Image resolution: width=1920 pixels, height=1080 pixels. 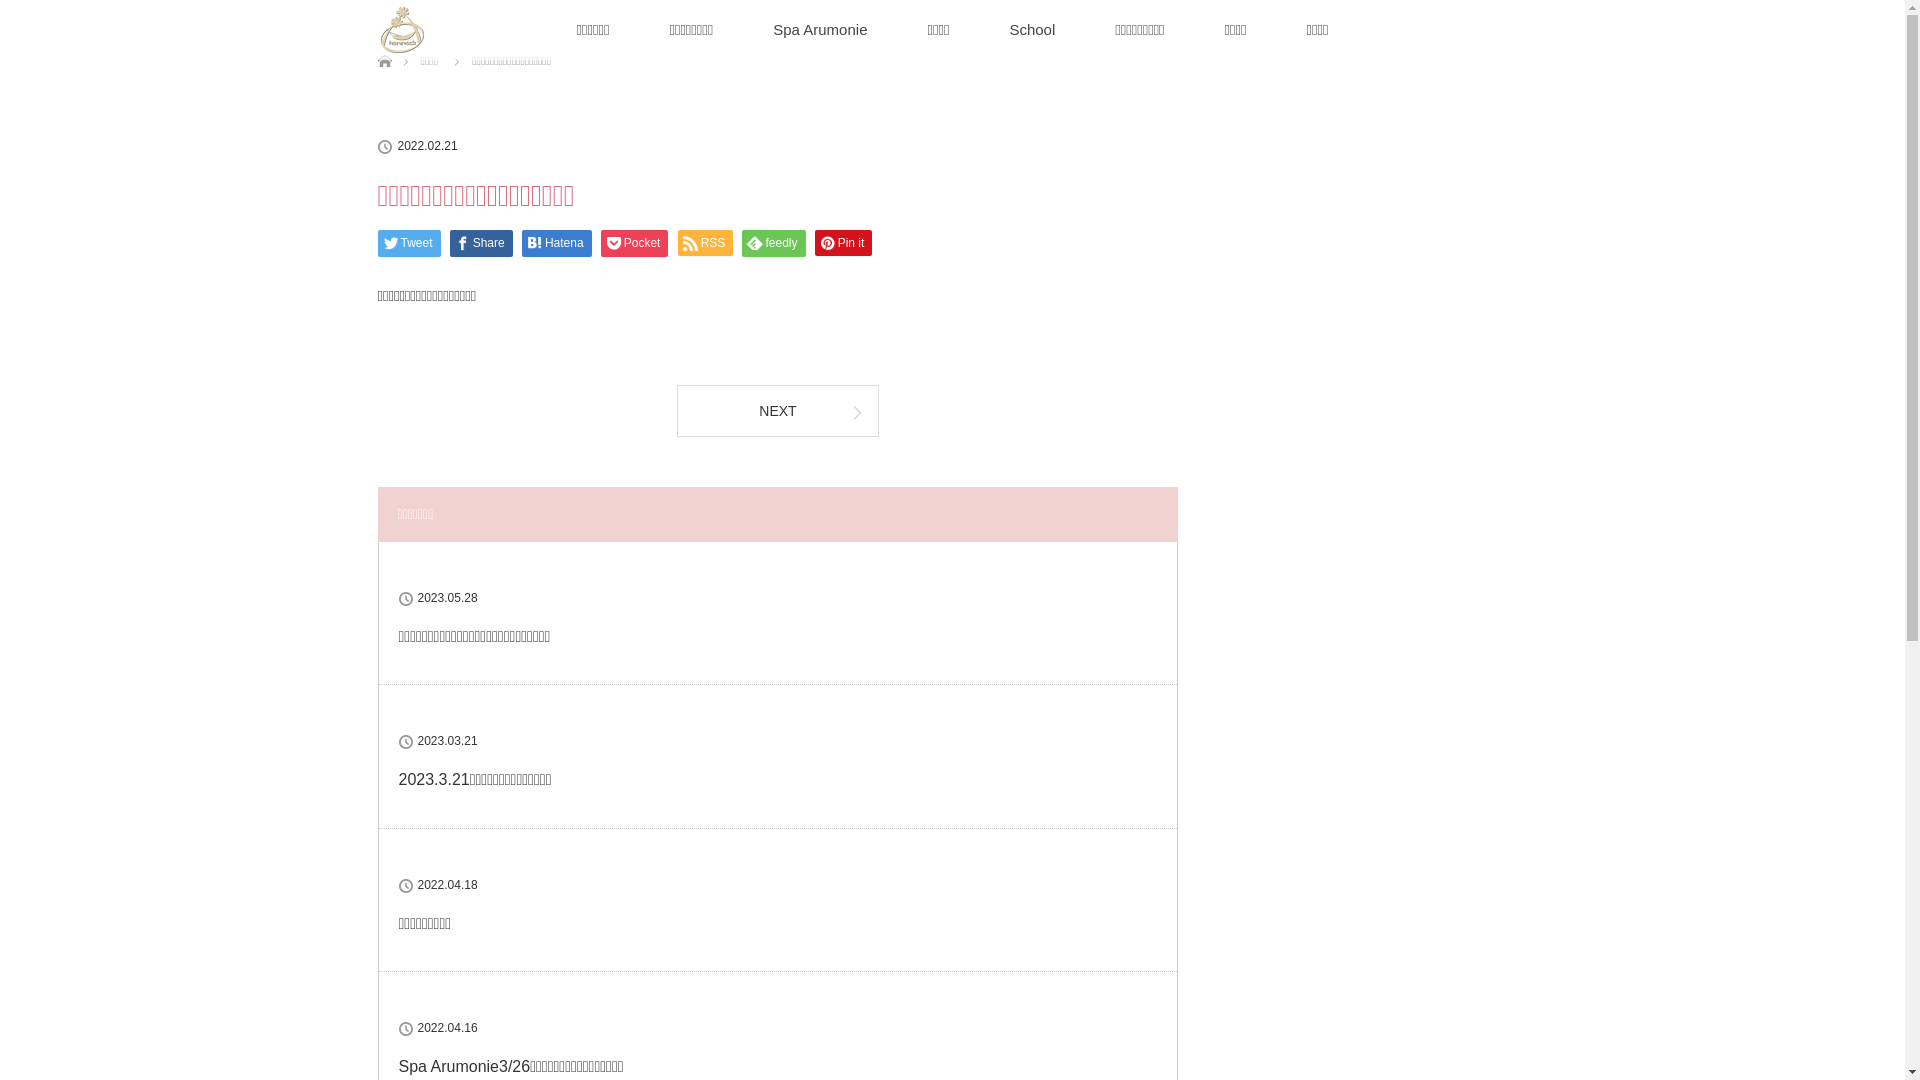 I want to click on 'Share', so click(x=481, y=242).